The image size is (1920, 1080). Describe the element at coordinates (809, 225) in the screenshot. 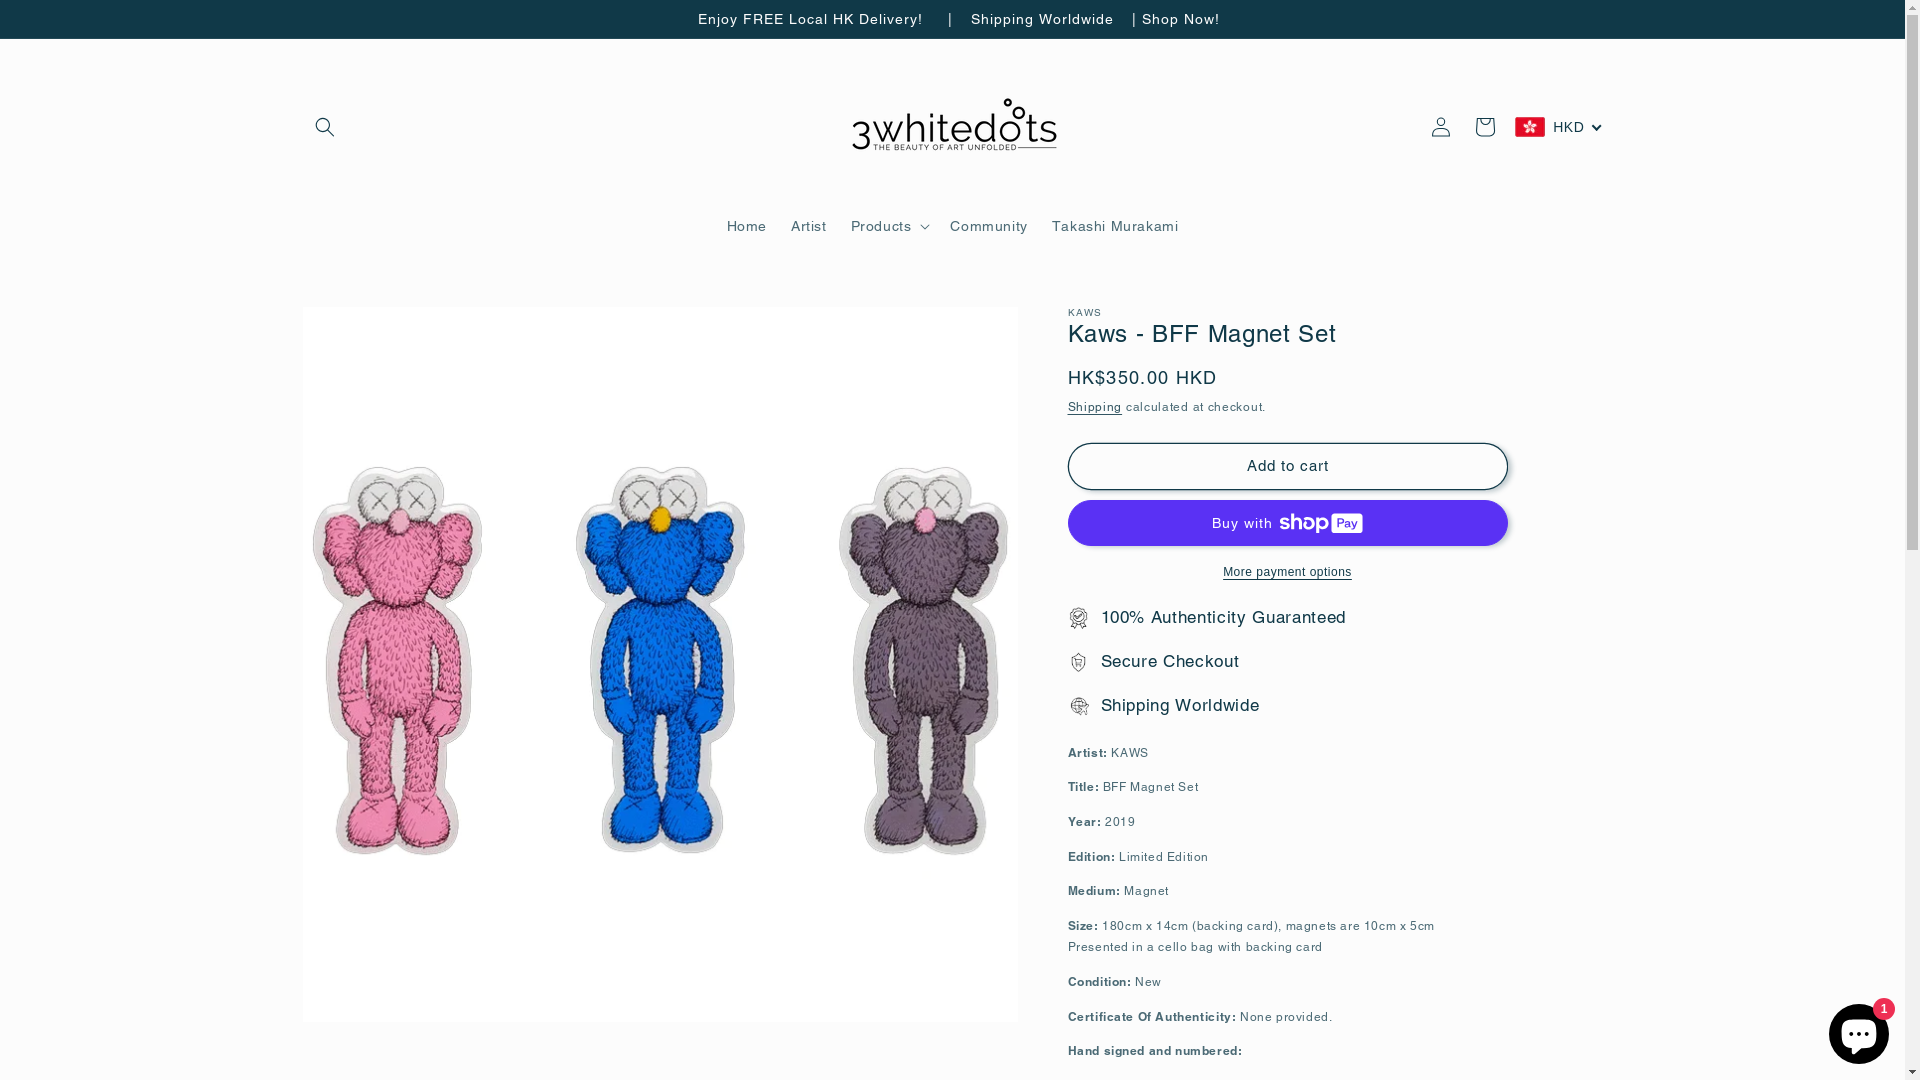

I see `'Artist'` at that location.